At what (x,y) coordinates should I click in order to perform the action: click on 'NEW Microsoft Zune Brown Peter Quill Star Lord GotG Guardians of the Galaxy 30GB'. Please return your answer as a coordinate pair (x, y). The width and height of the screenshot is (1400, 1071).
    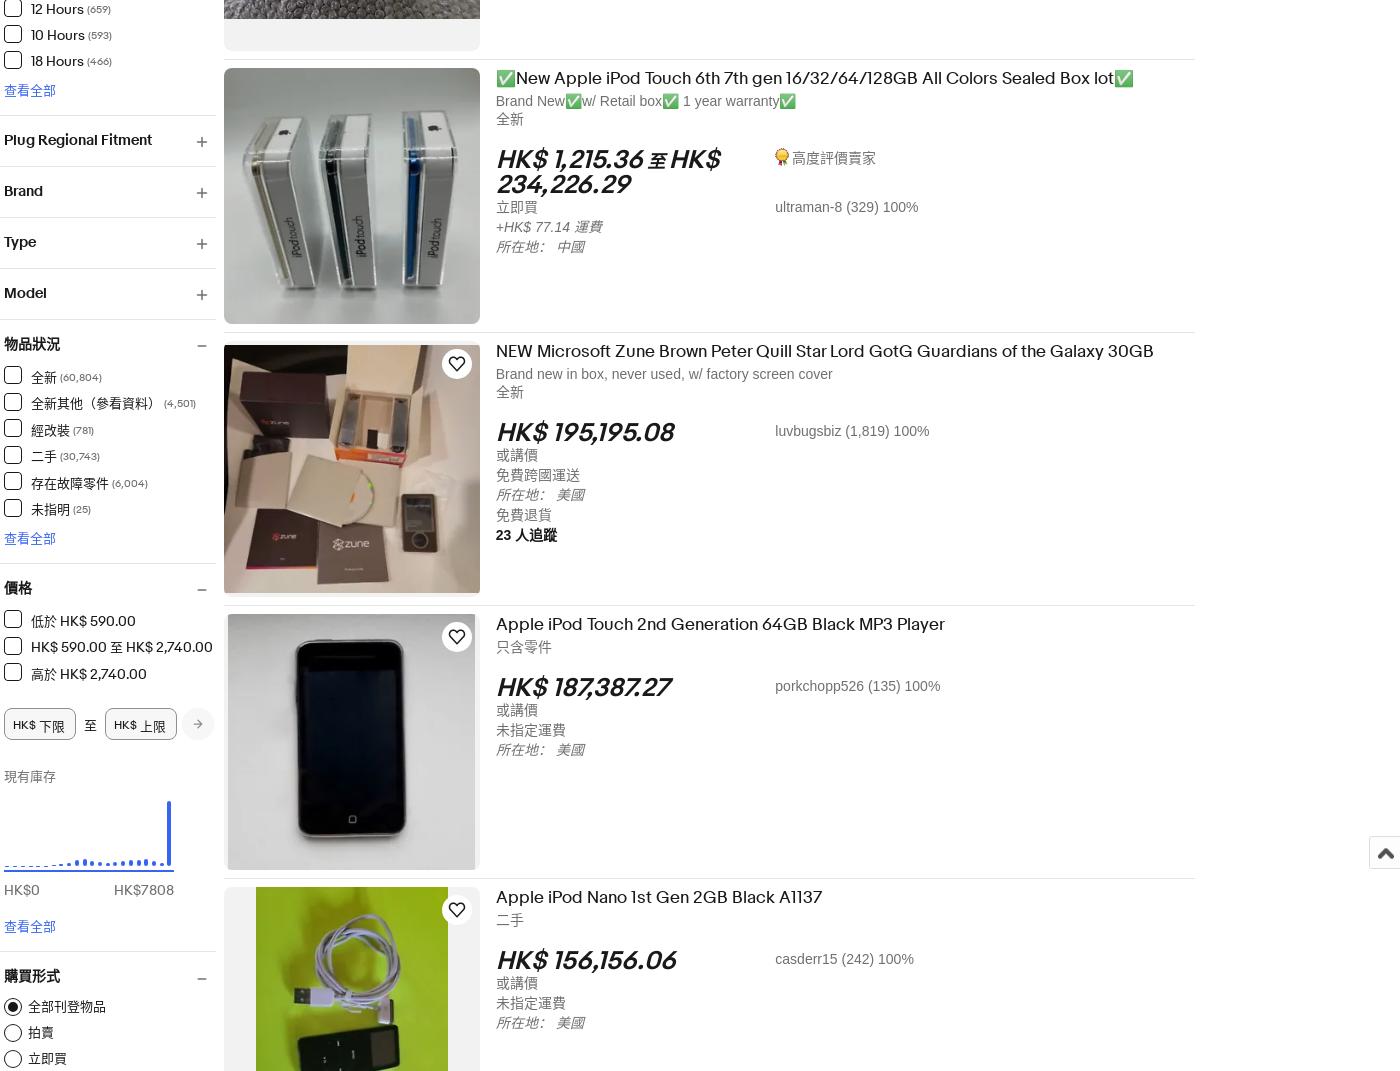
    Looking at the image, I should click on (838, 350).